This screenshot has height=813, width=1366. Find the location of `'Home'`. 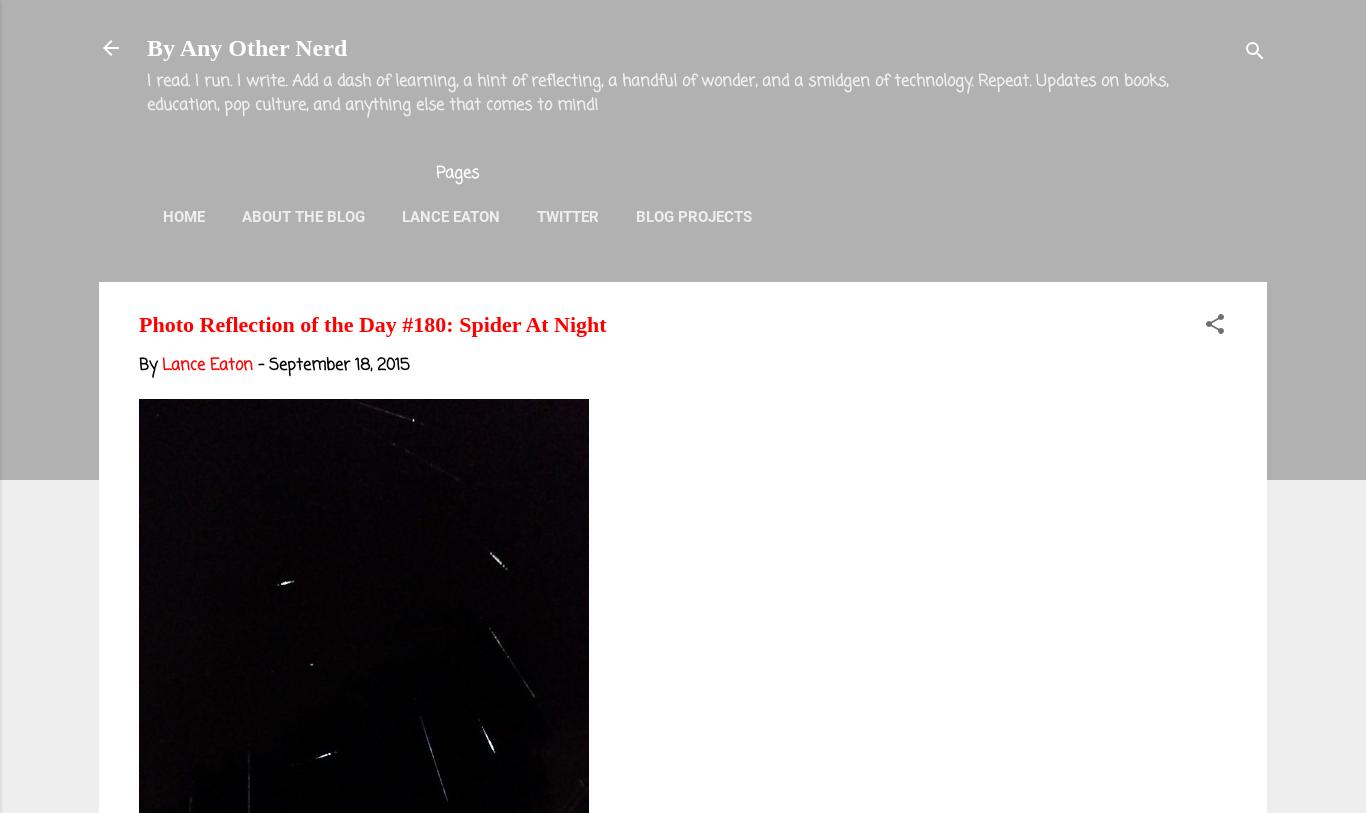

'Home' is located at coordinates (183, 215).